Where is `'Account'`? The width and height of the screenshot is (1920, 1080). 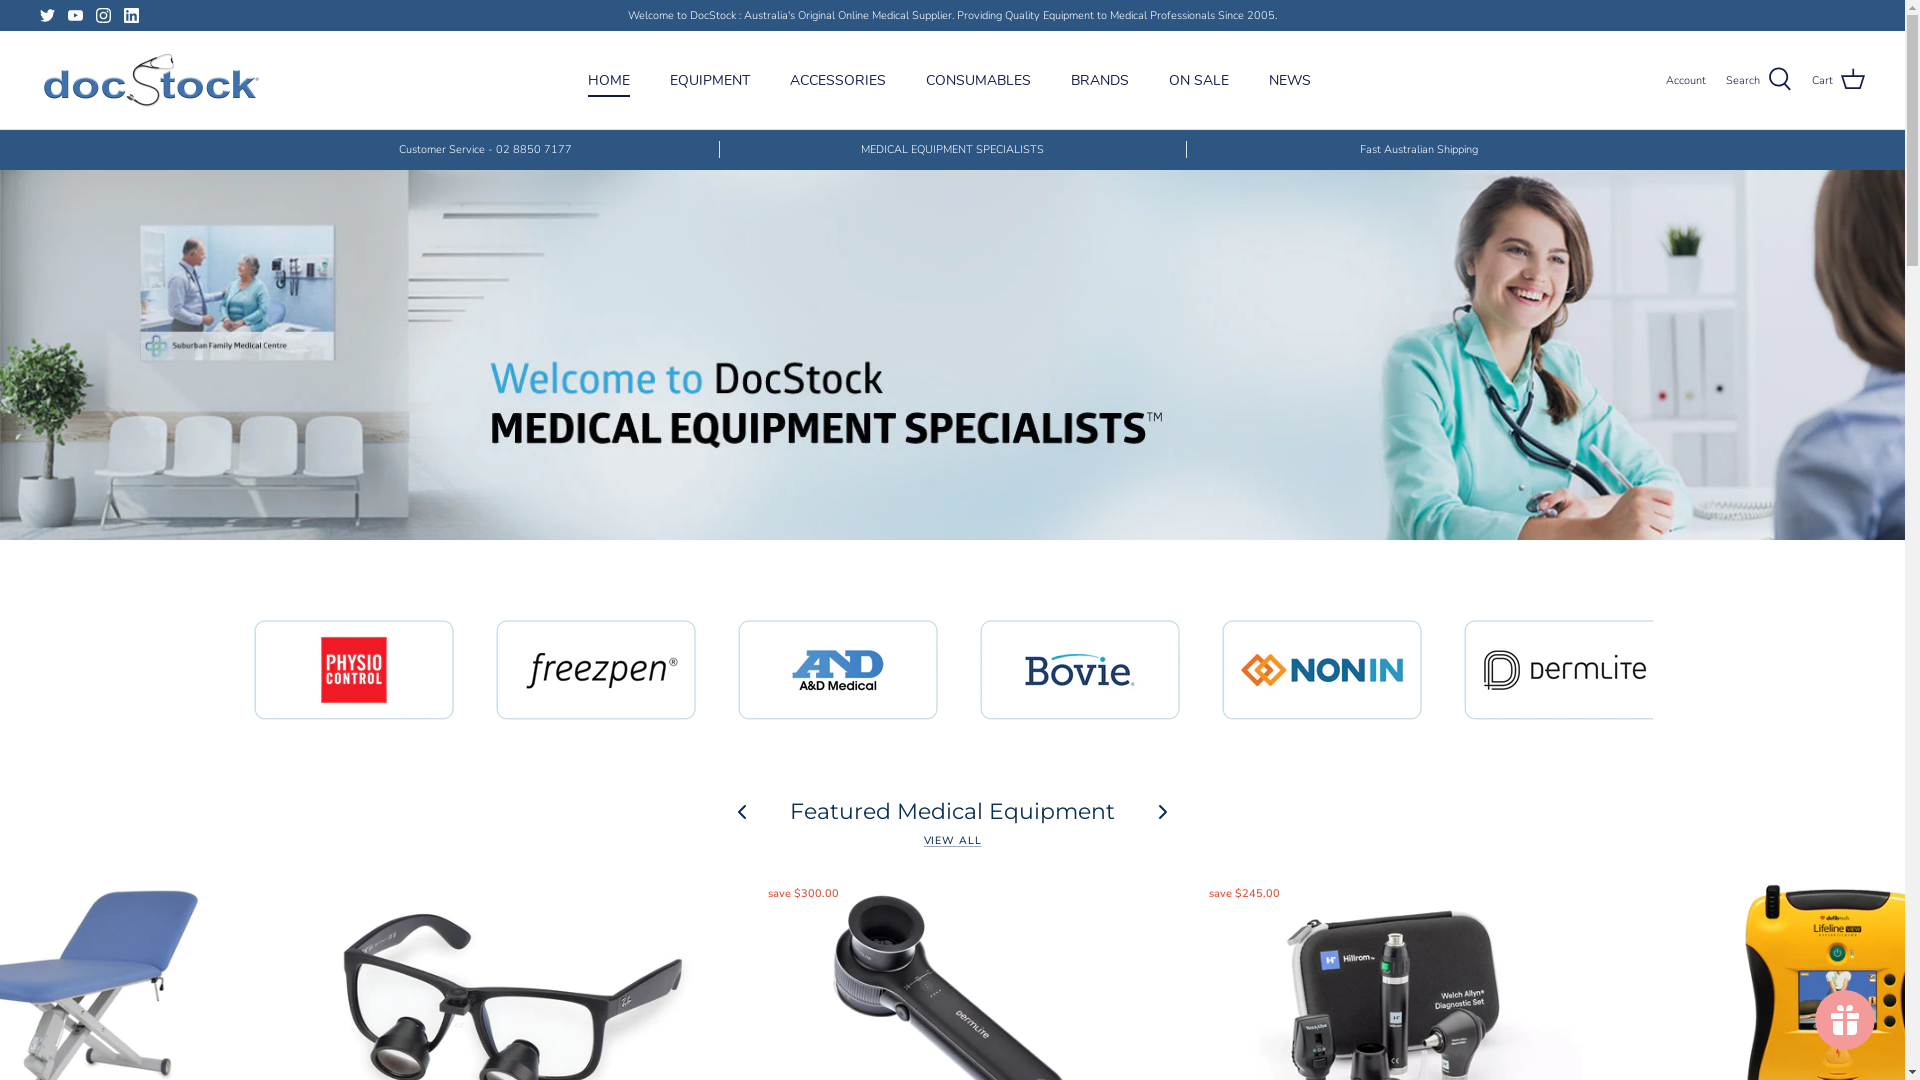
'Account' is located at coordinates (1665, 80).